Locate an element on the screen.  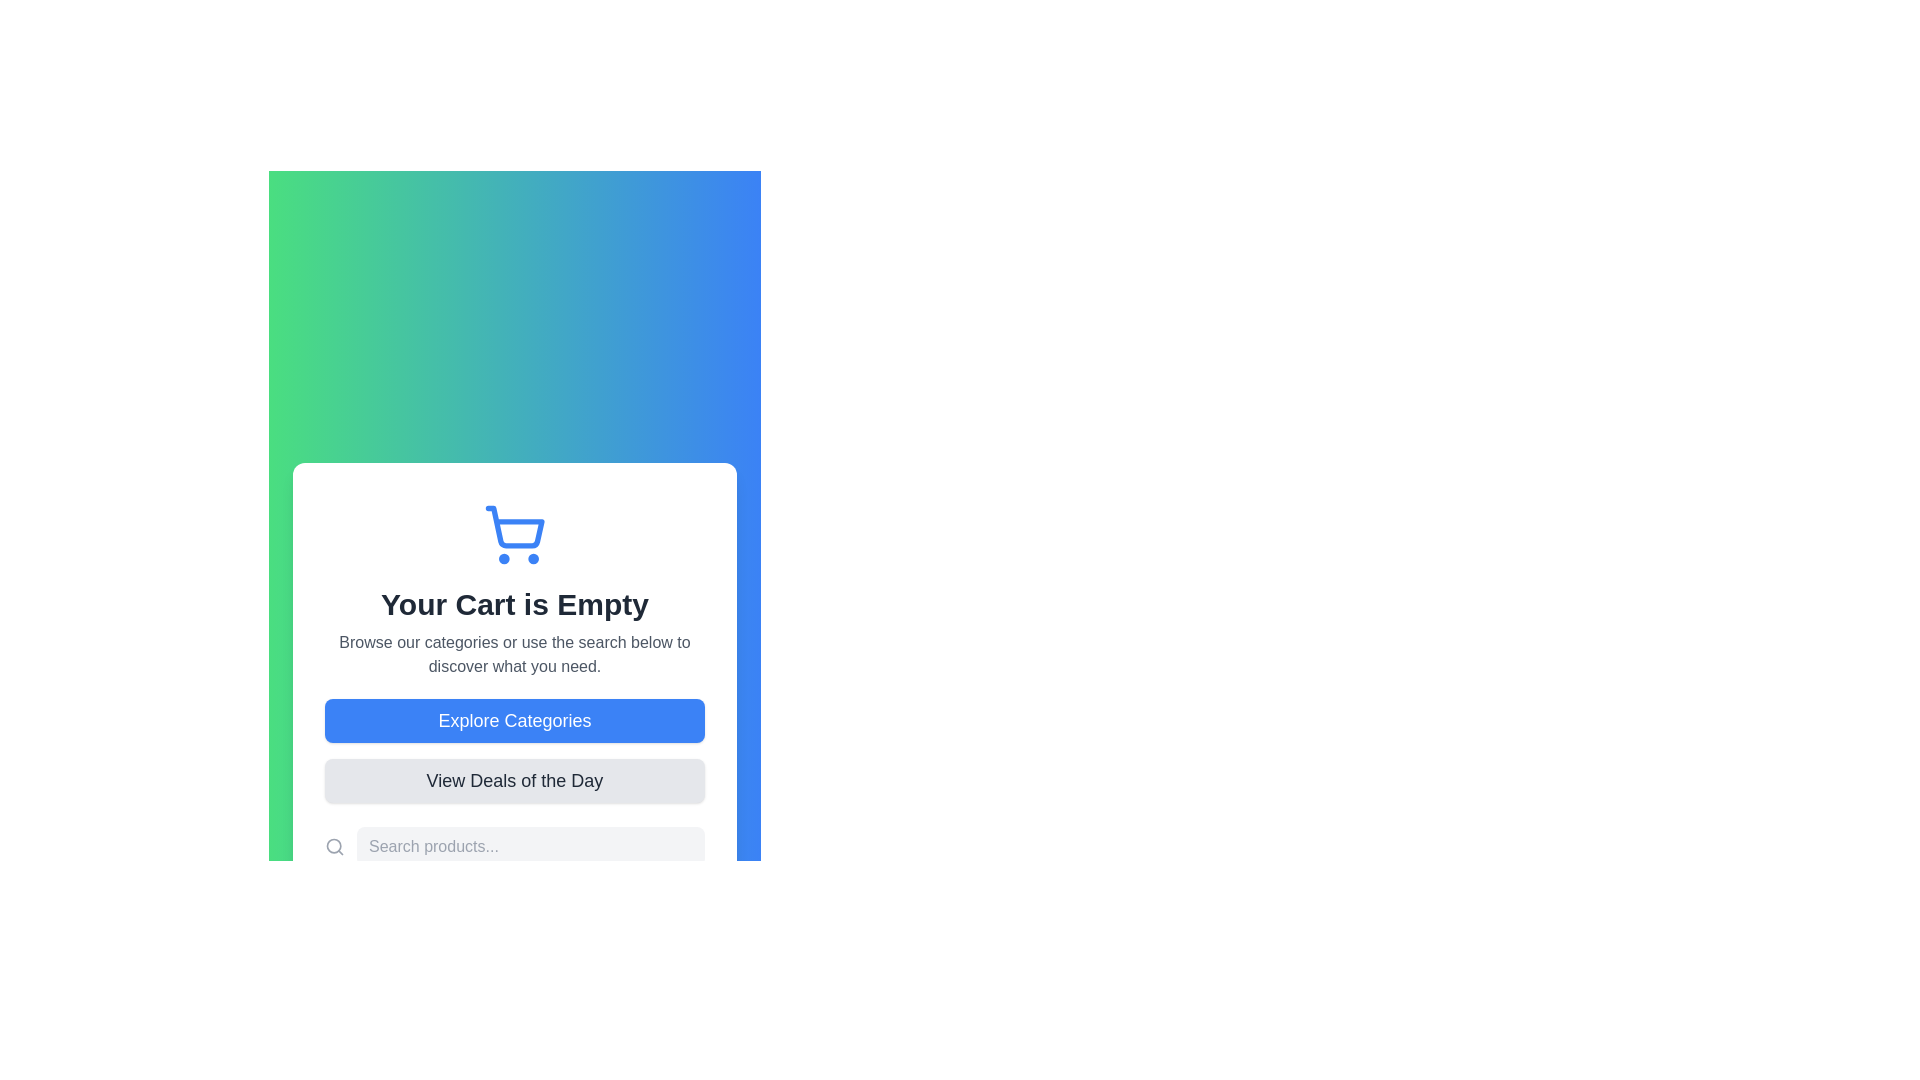
the 'Deals of the Day' button located below the 'Explore Categories' button is located at coordinates (514, 779).